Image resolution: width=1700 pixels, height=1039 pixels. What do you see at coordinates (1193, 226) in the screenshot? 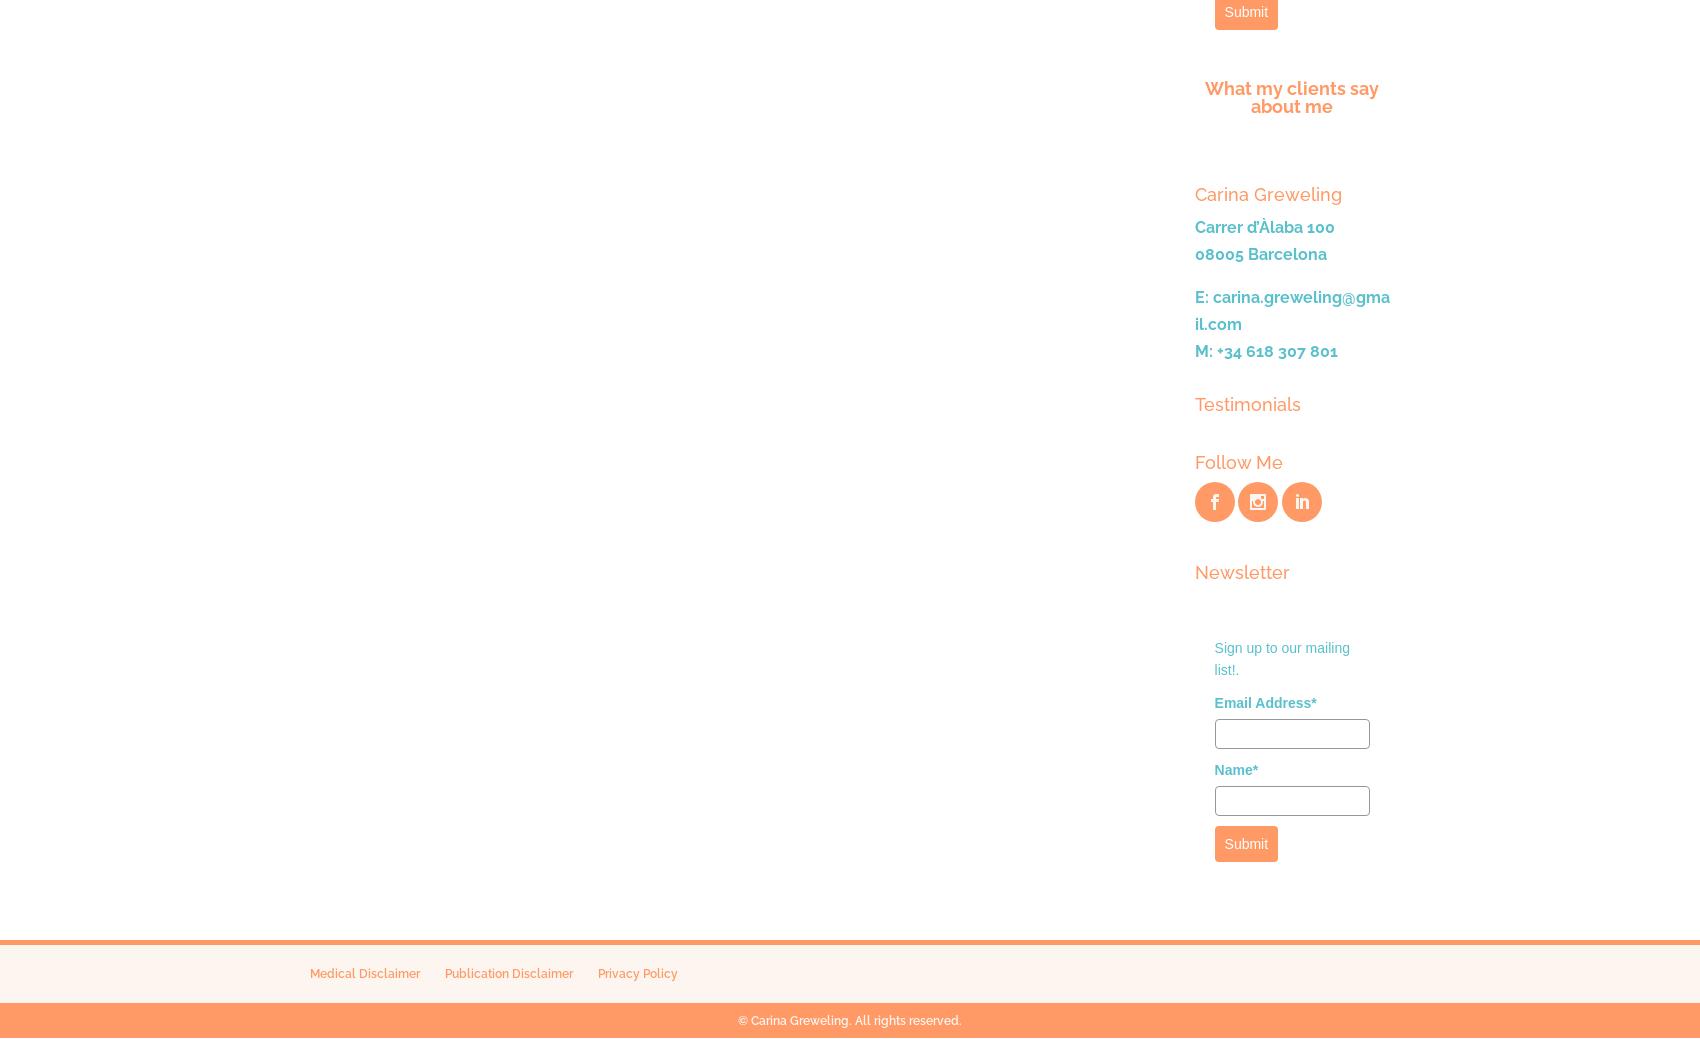
I see `'Carrer d’Àlaba 100'` at bounding box center [1193, 226].